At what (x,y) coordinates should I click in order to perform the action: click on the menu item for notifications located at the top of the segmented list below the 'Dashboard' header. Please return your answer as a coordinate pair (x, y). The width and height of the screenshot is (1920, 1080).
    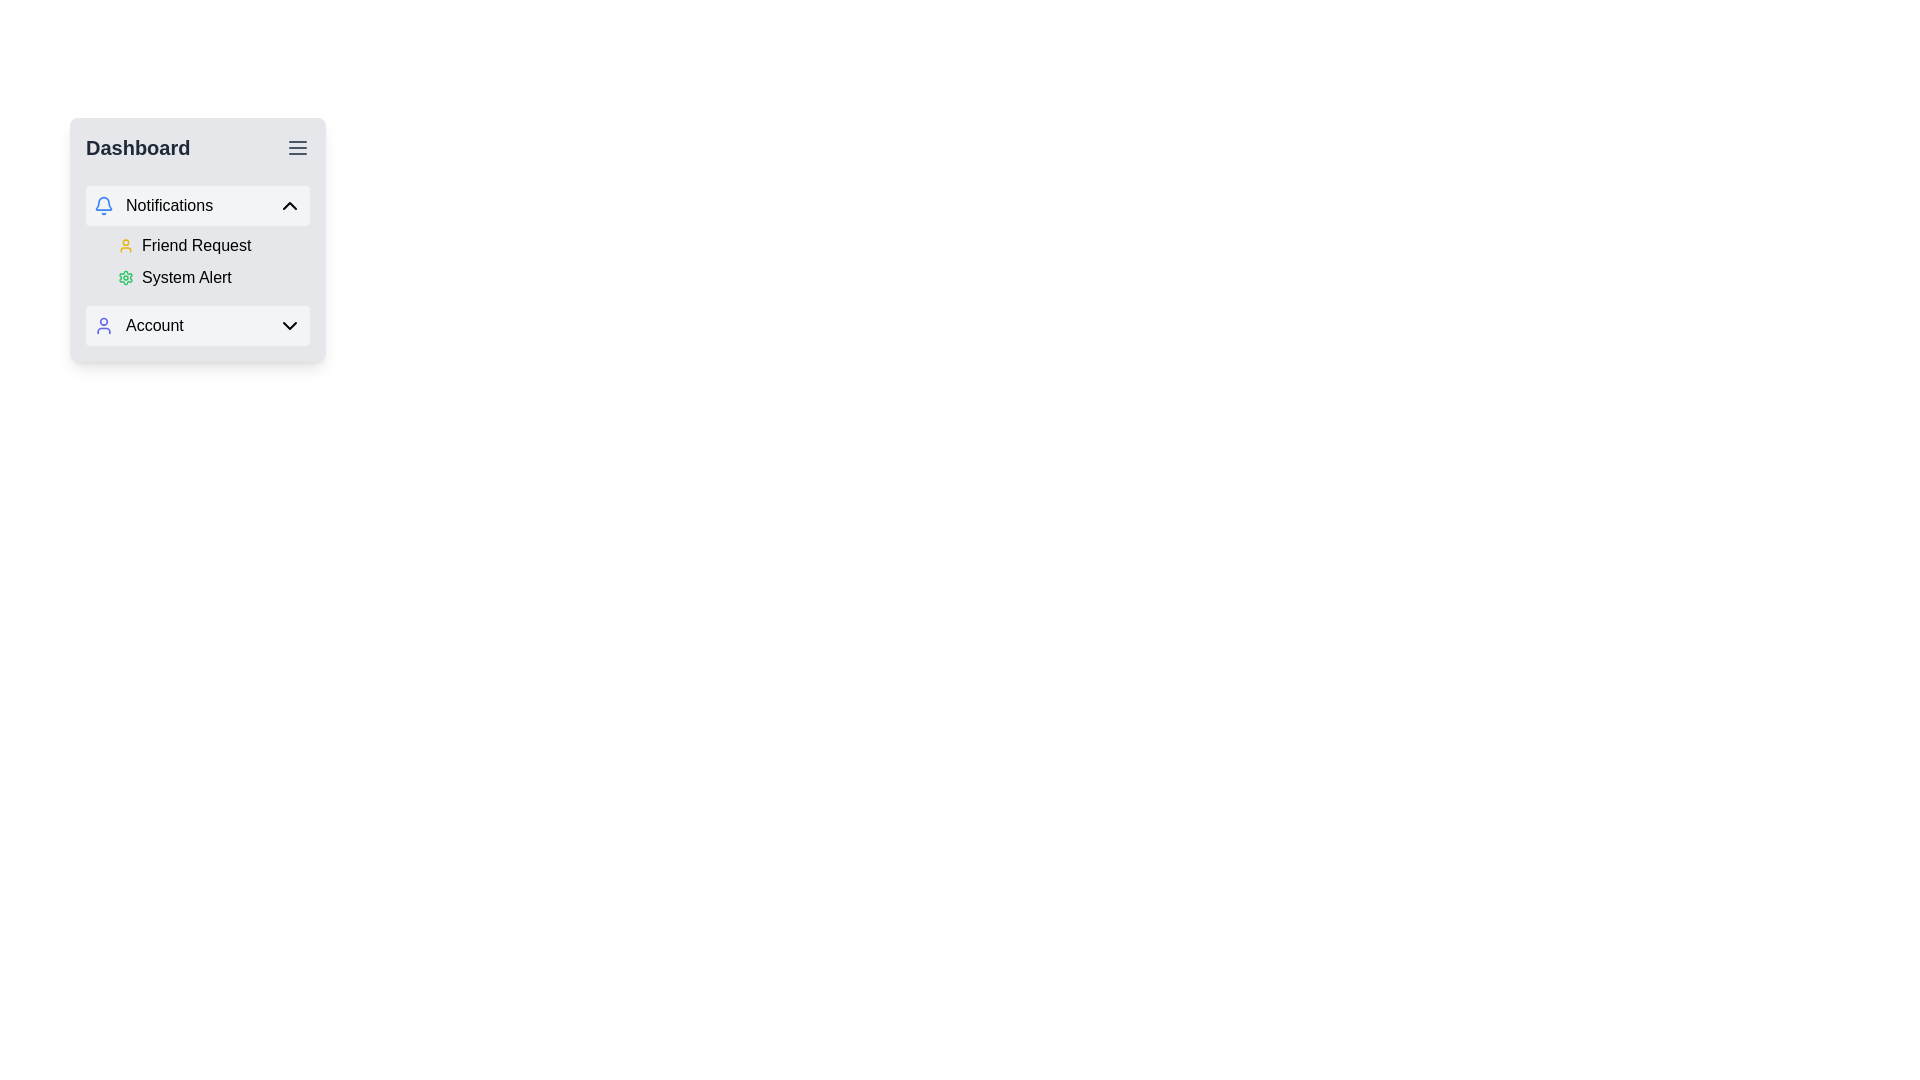
    Looking at the image, I should click on (152, 205).